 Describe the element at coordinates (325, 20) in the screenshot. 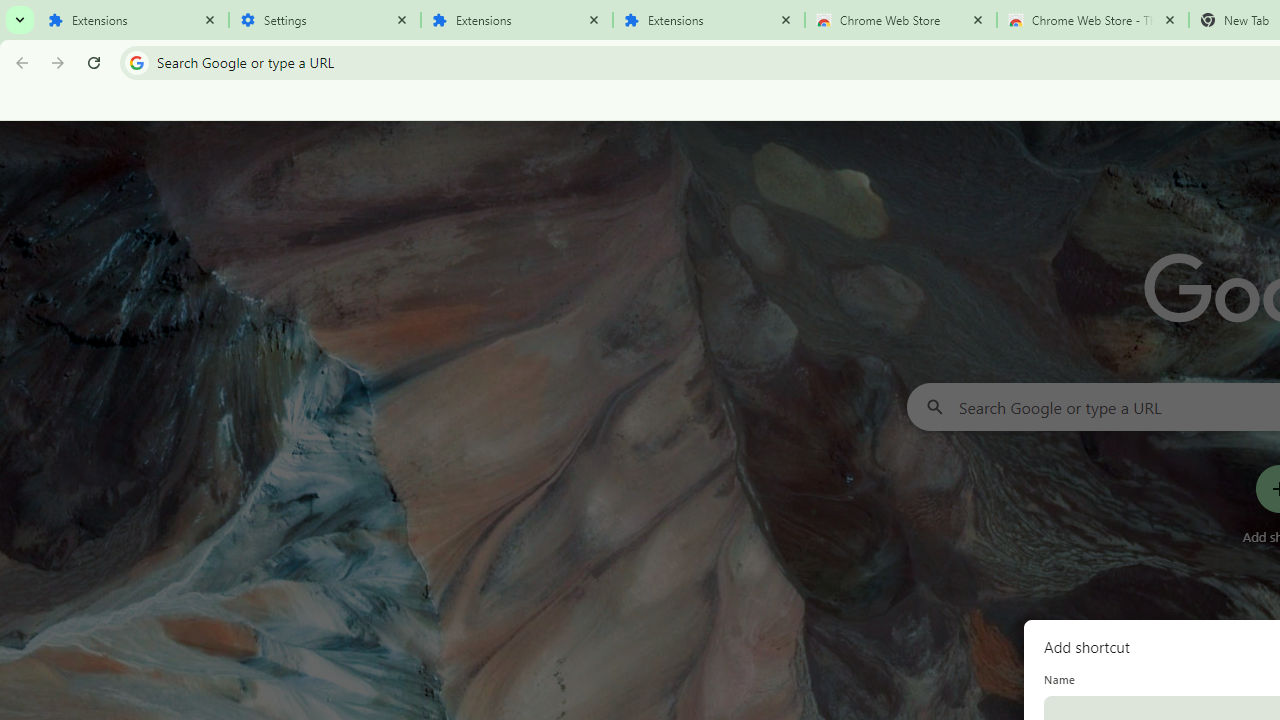

I see `'Settings'` at that location.